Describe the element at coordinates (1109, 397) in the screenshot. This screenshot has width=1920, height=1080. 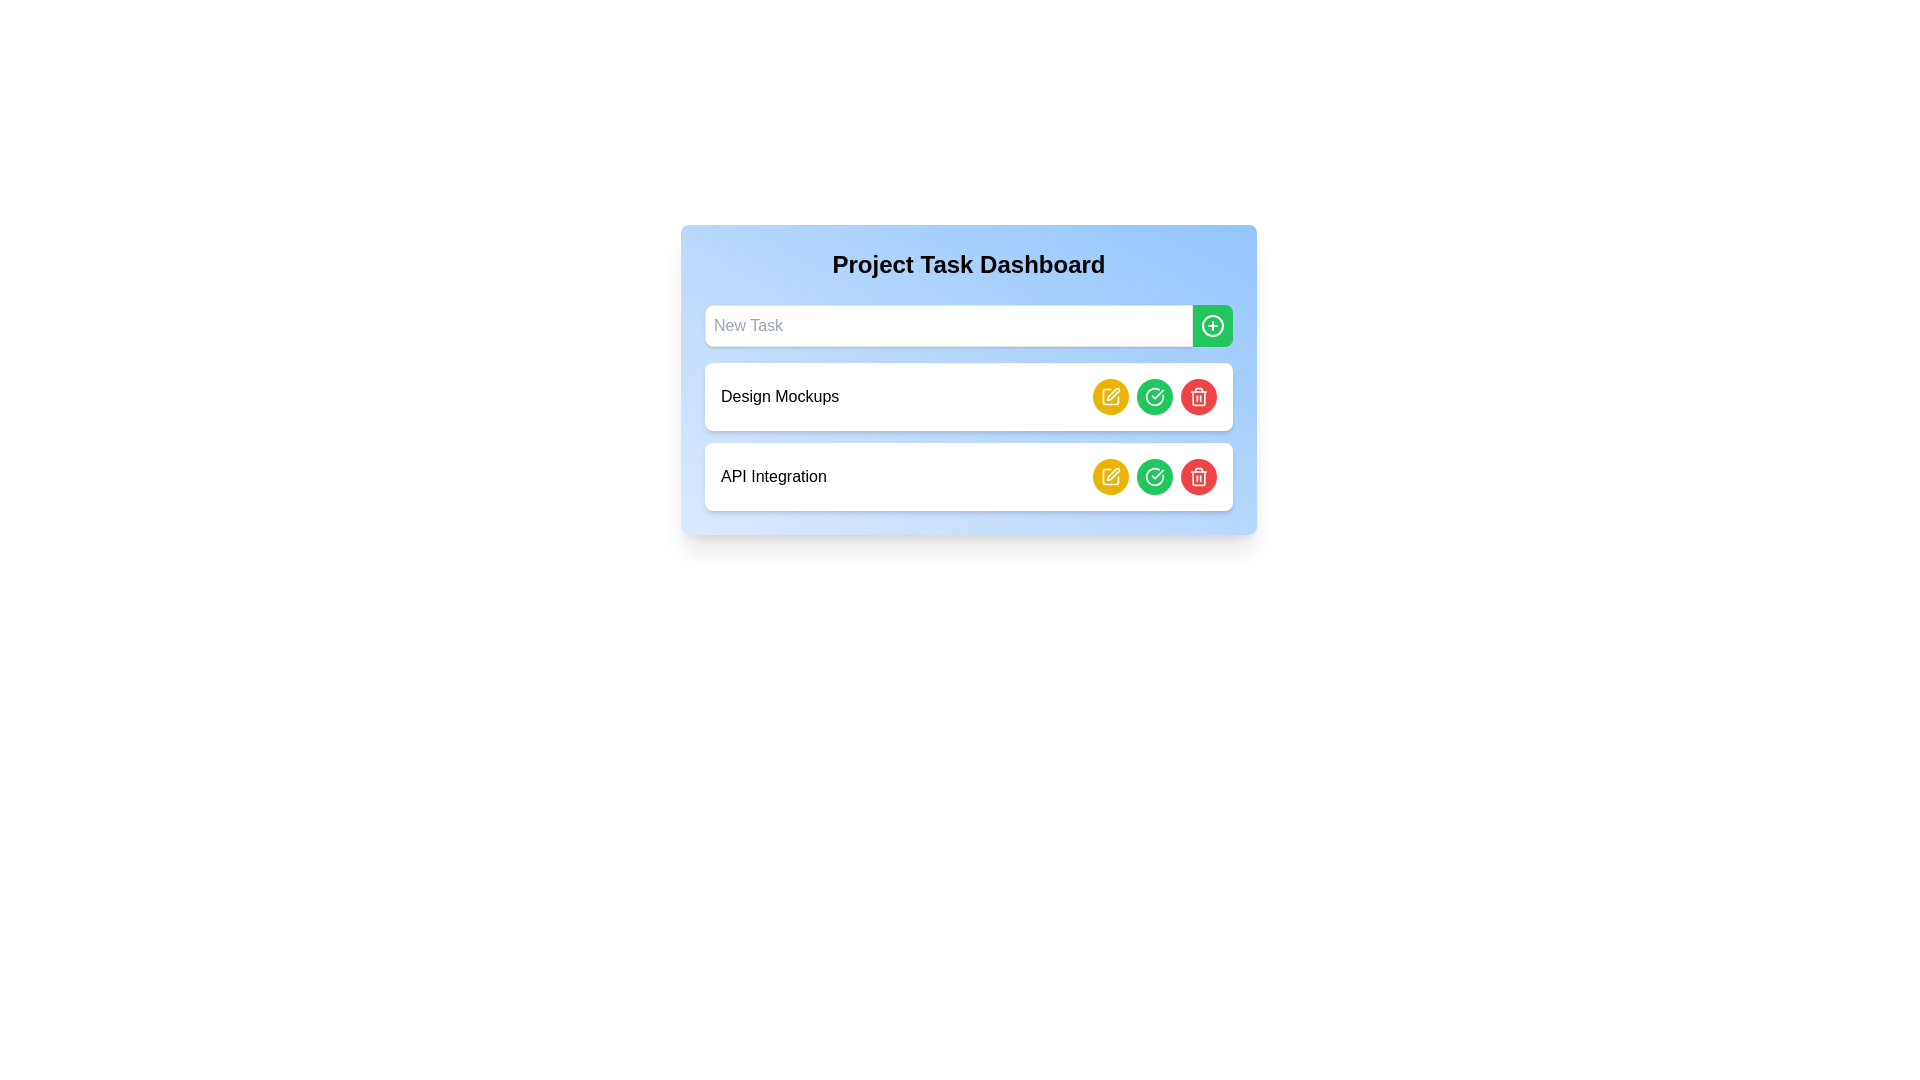
I see `the action button located in the second task item row, to the left of the green circular checkmark icon` at that location.